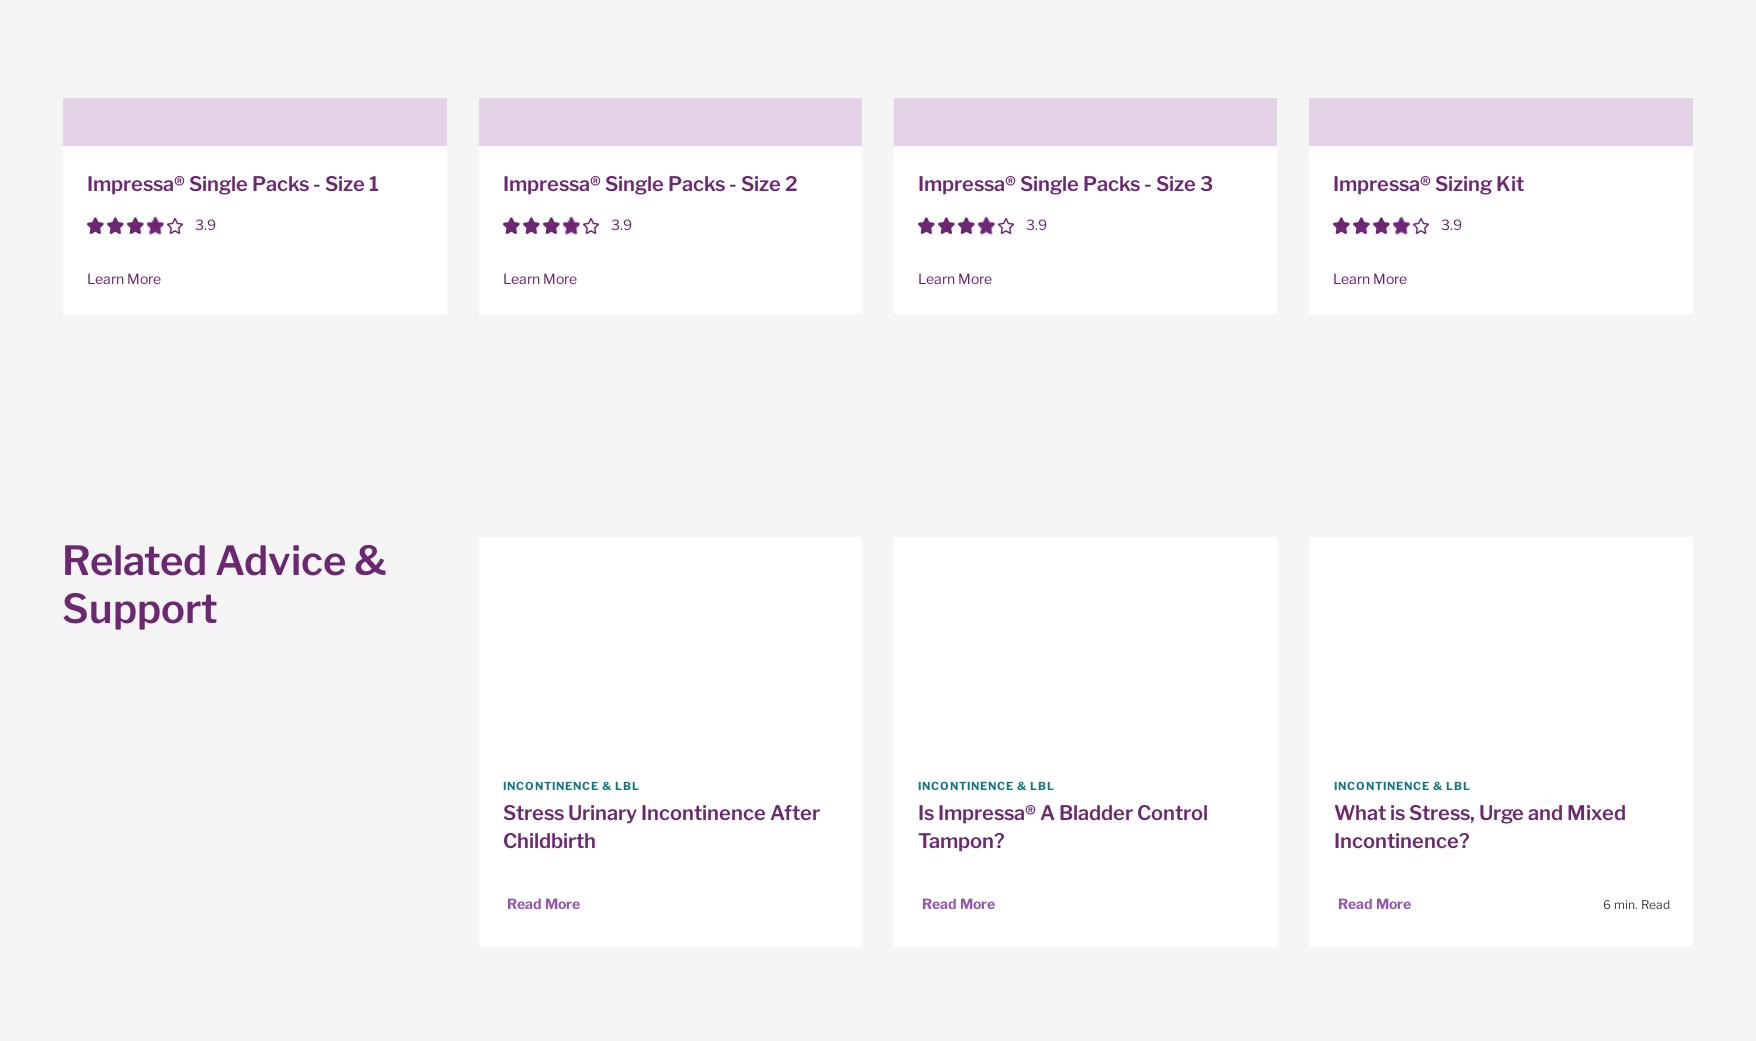 Image resolution: width=1756 pixels, height=1041 pixels. What do you see at coordinates (648, 184) in the screenshot?
I see `'Impressa® Single Packs - Size 2'` at bounding box center [648, 184].